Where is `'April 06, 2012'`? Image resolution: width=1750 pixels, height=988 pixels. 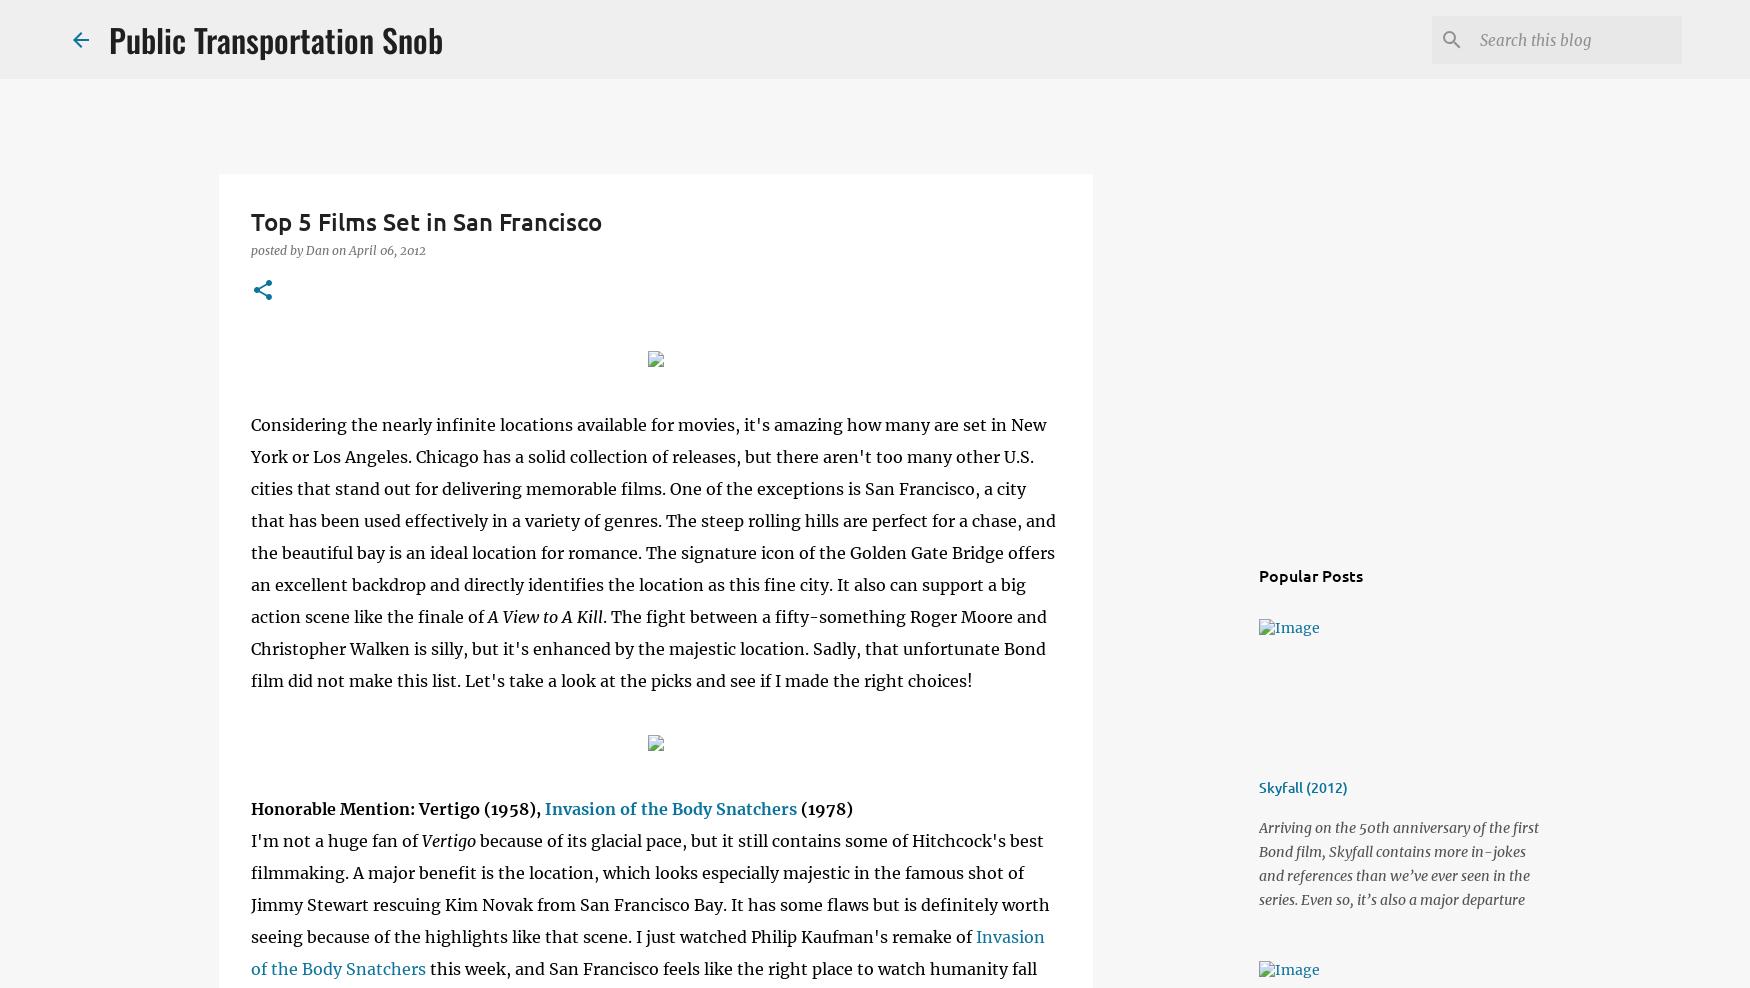 'April 06, 2012' is located at coordinates (386, 249).